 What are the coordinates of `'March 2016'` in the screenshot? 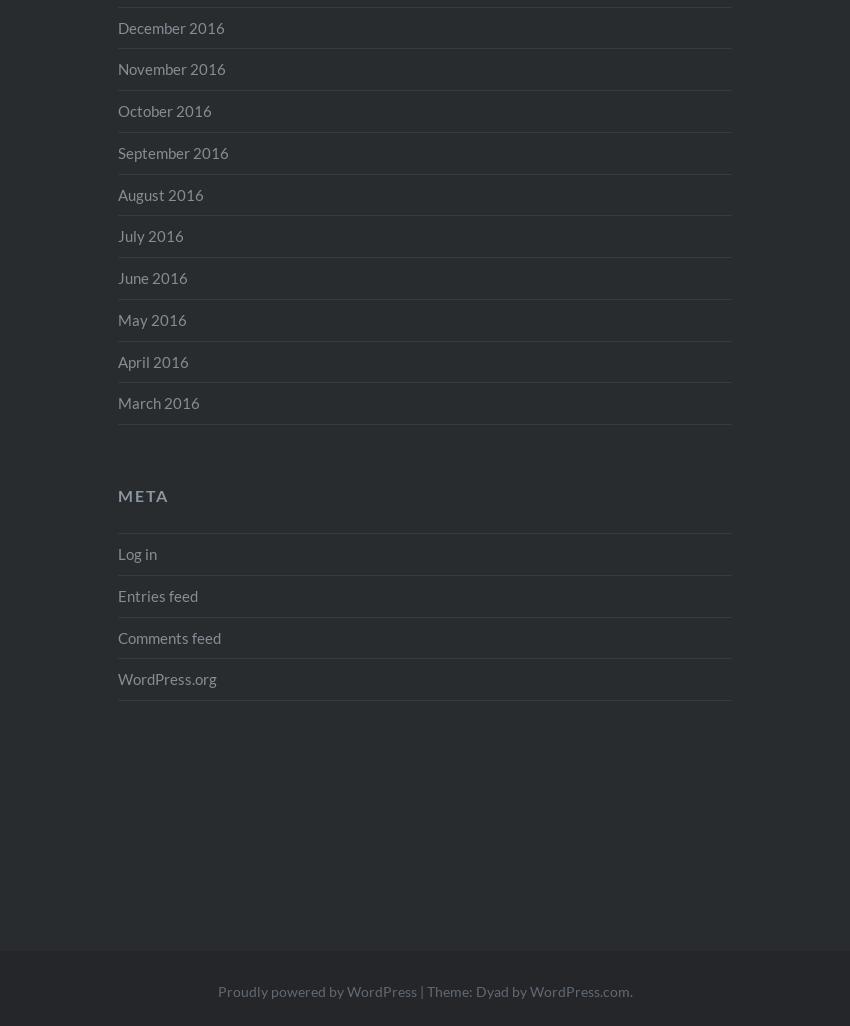 It's located at (159, 402).